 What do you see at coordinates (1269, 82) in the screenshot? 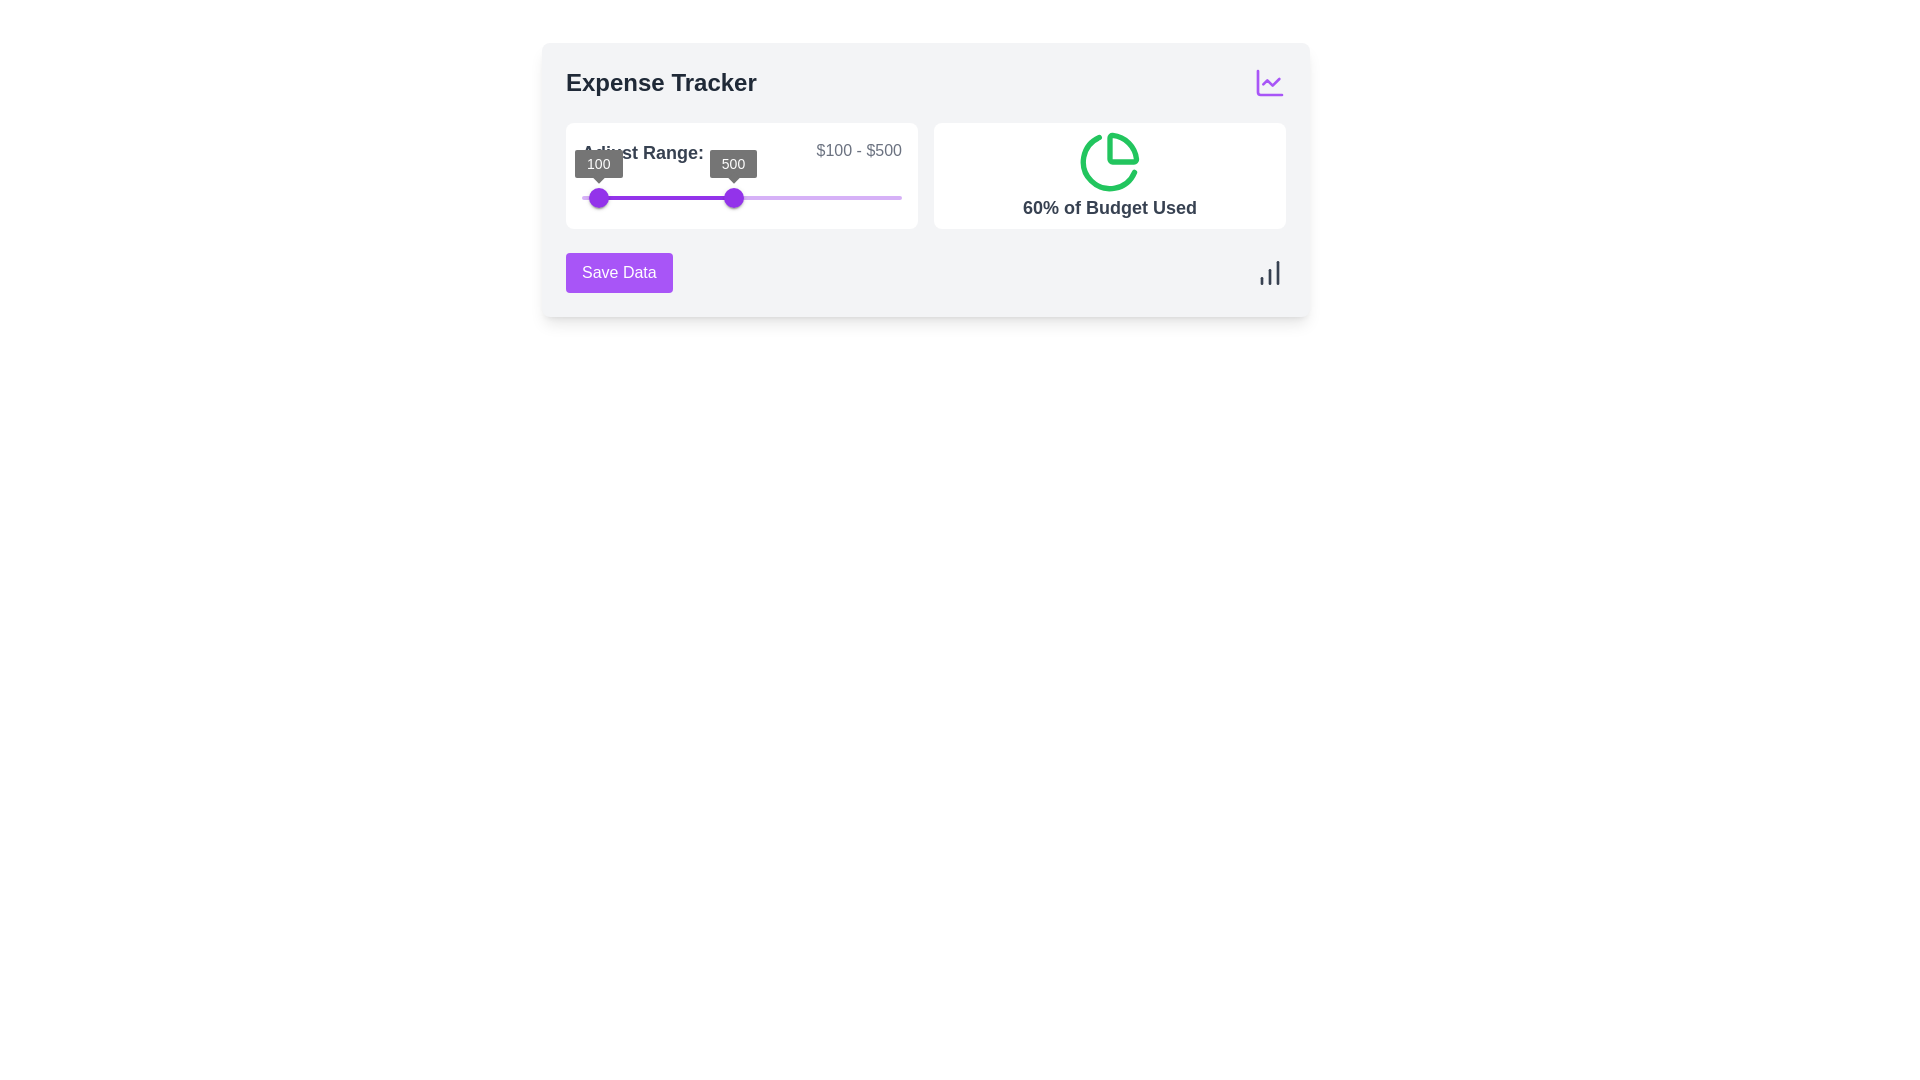
I see `the icon in the top right corner of the 'Expense Tracker' section, which likely serves as a visual representation of data or analytics` at bounding box center [1269, 82].